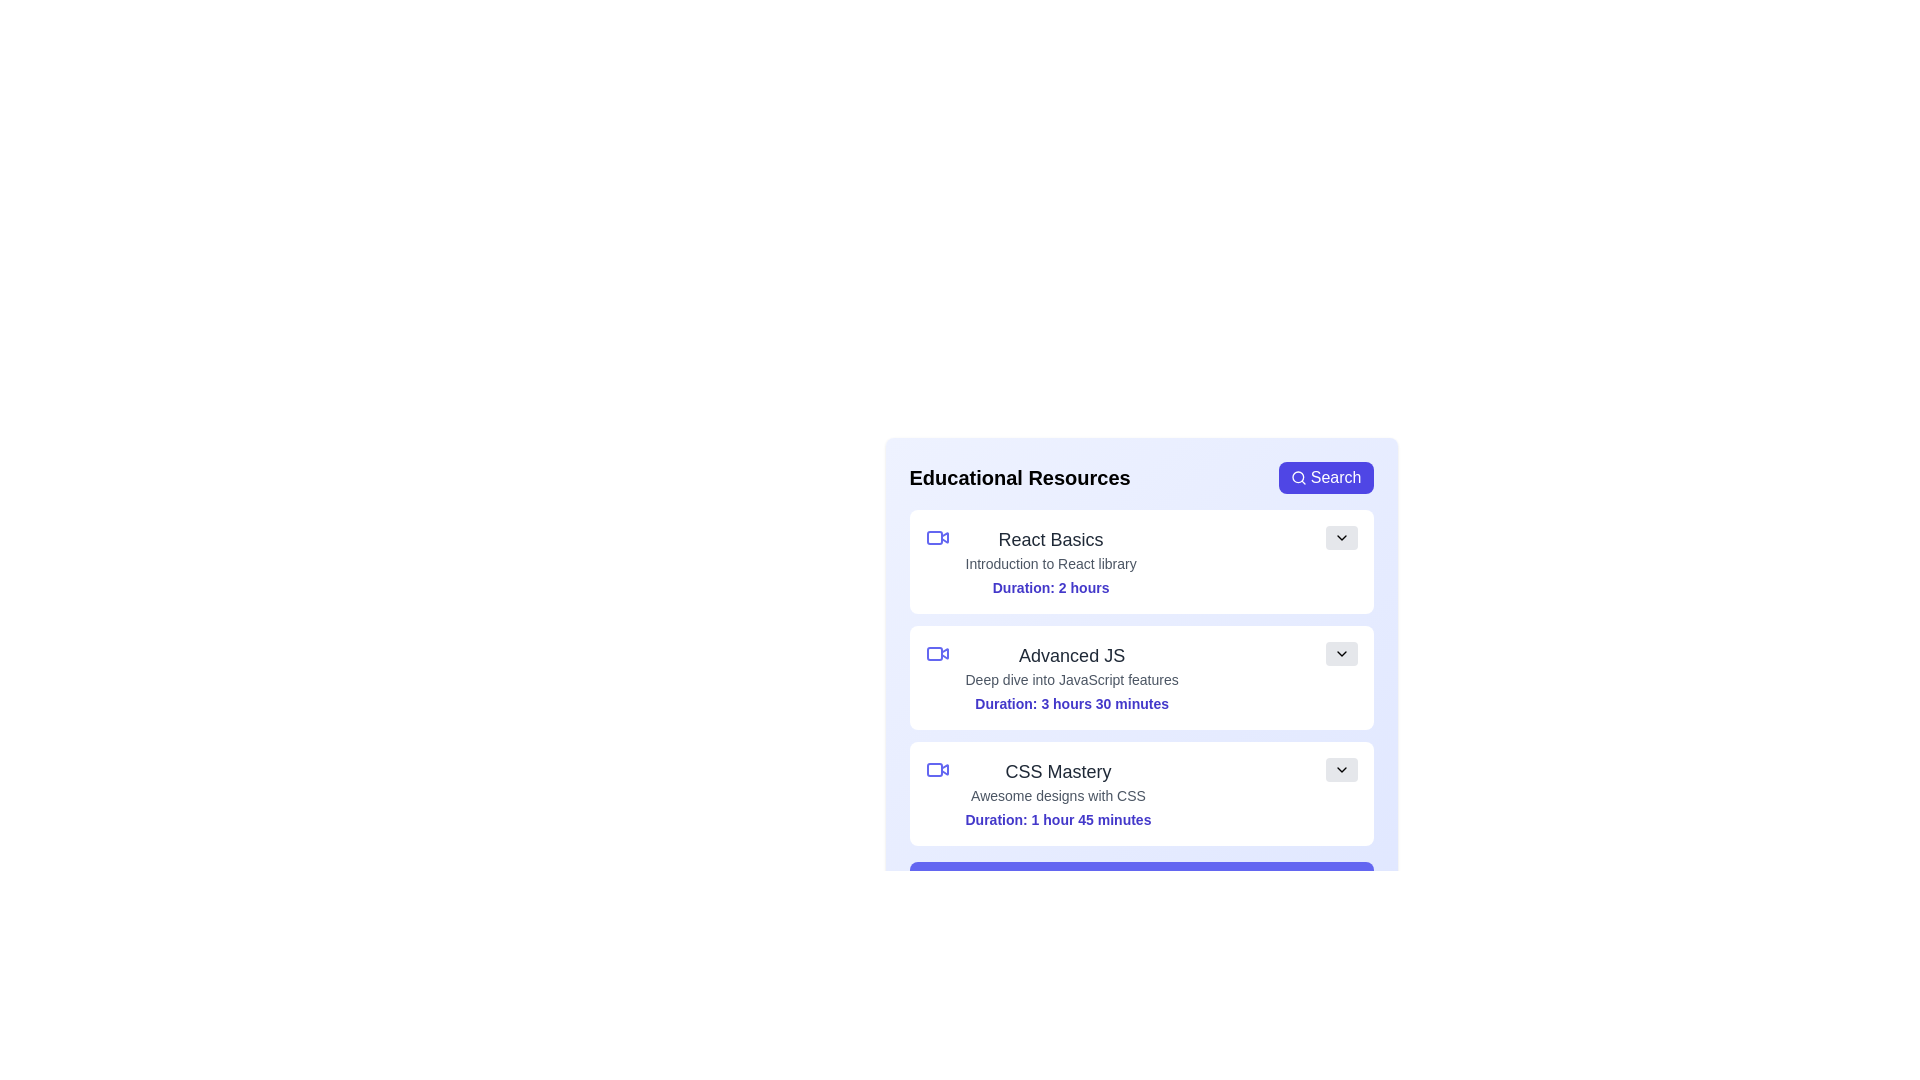 The width and height of the screenshot is (1920, 1080). Describe the element at coordinates (1325, 478) in the screenshot. I see `the 'Search' button to initiate the search action` at that location.